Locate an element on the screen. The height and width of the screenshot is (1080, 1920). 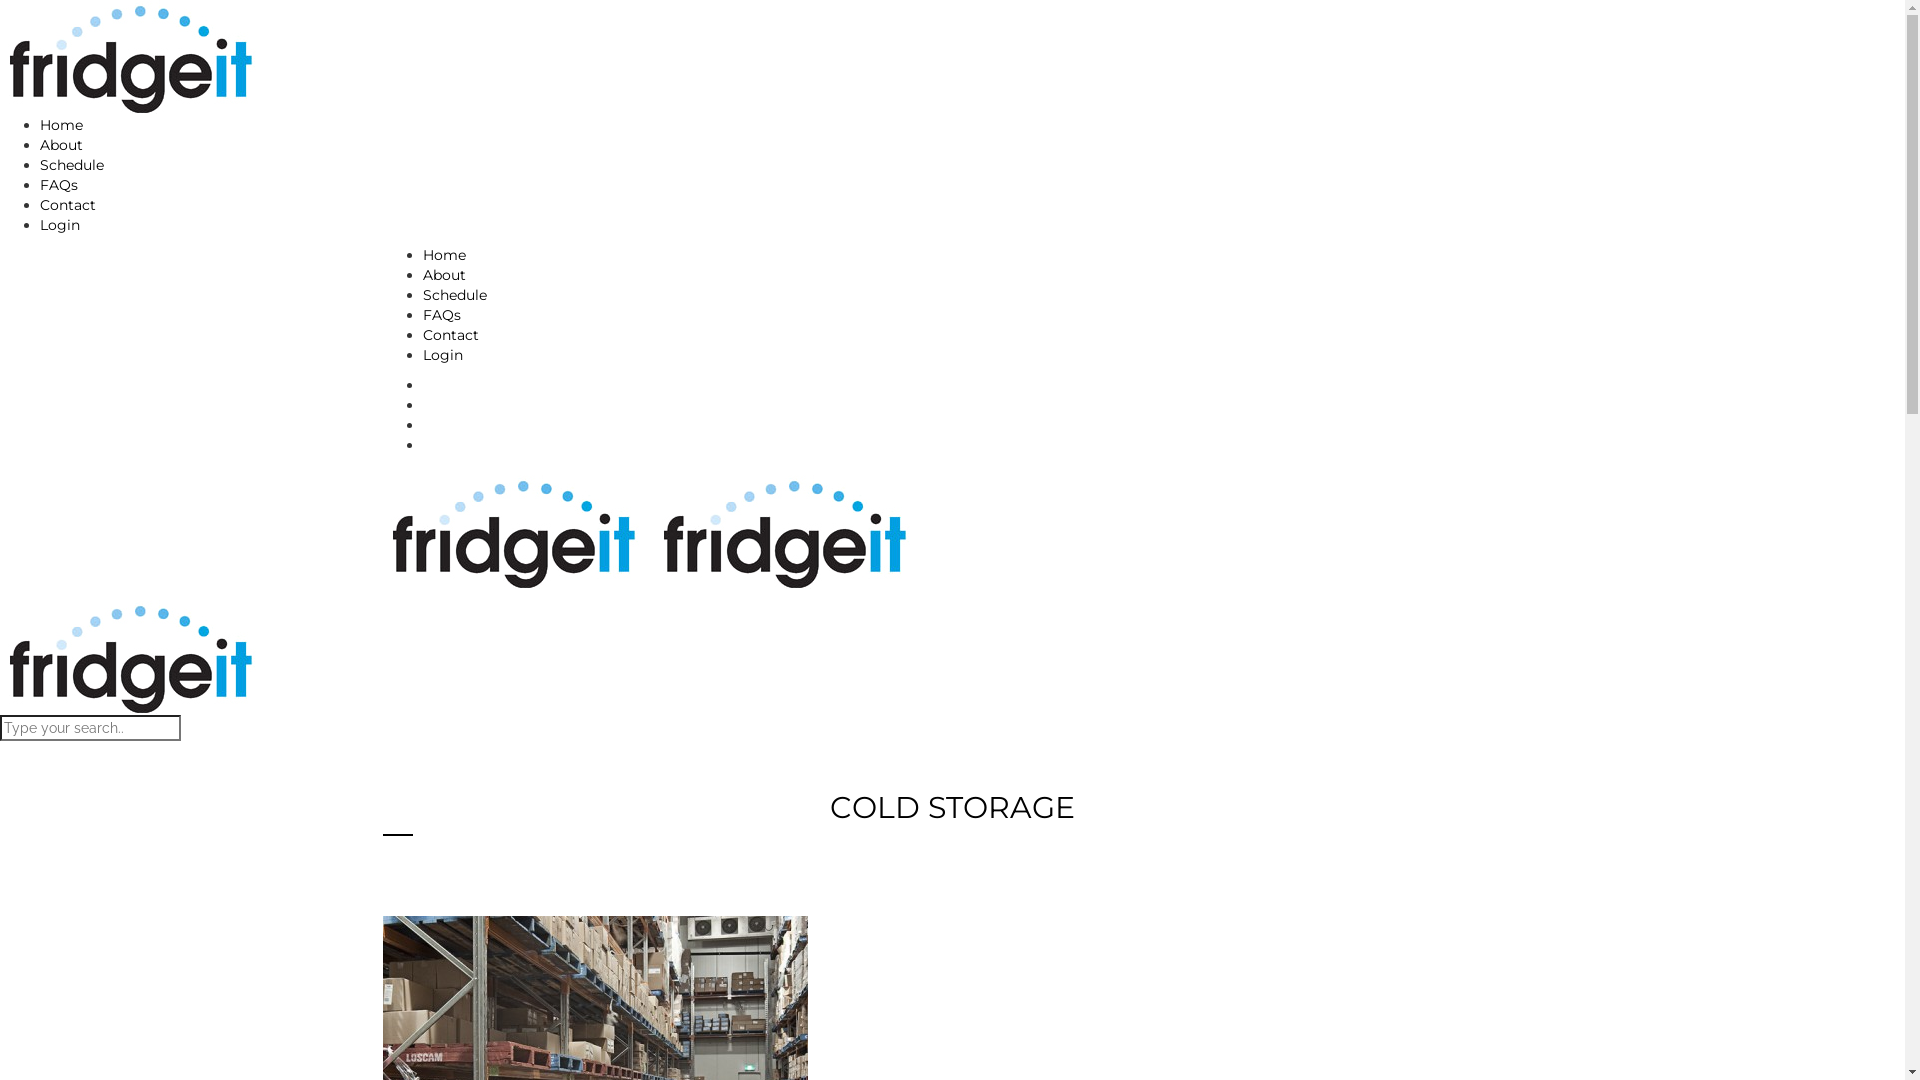
'Schedule' is located at coordinates (72, 164).